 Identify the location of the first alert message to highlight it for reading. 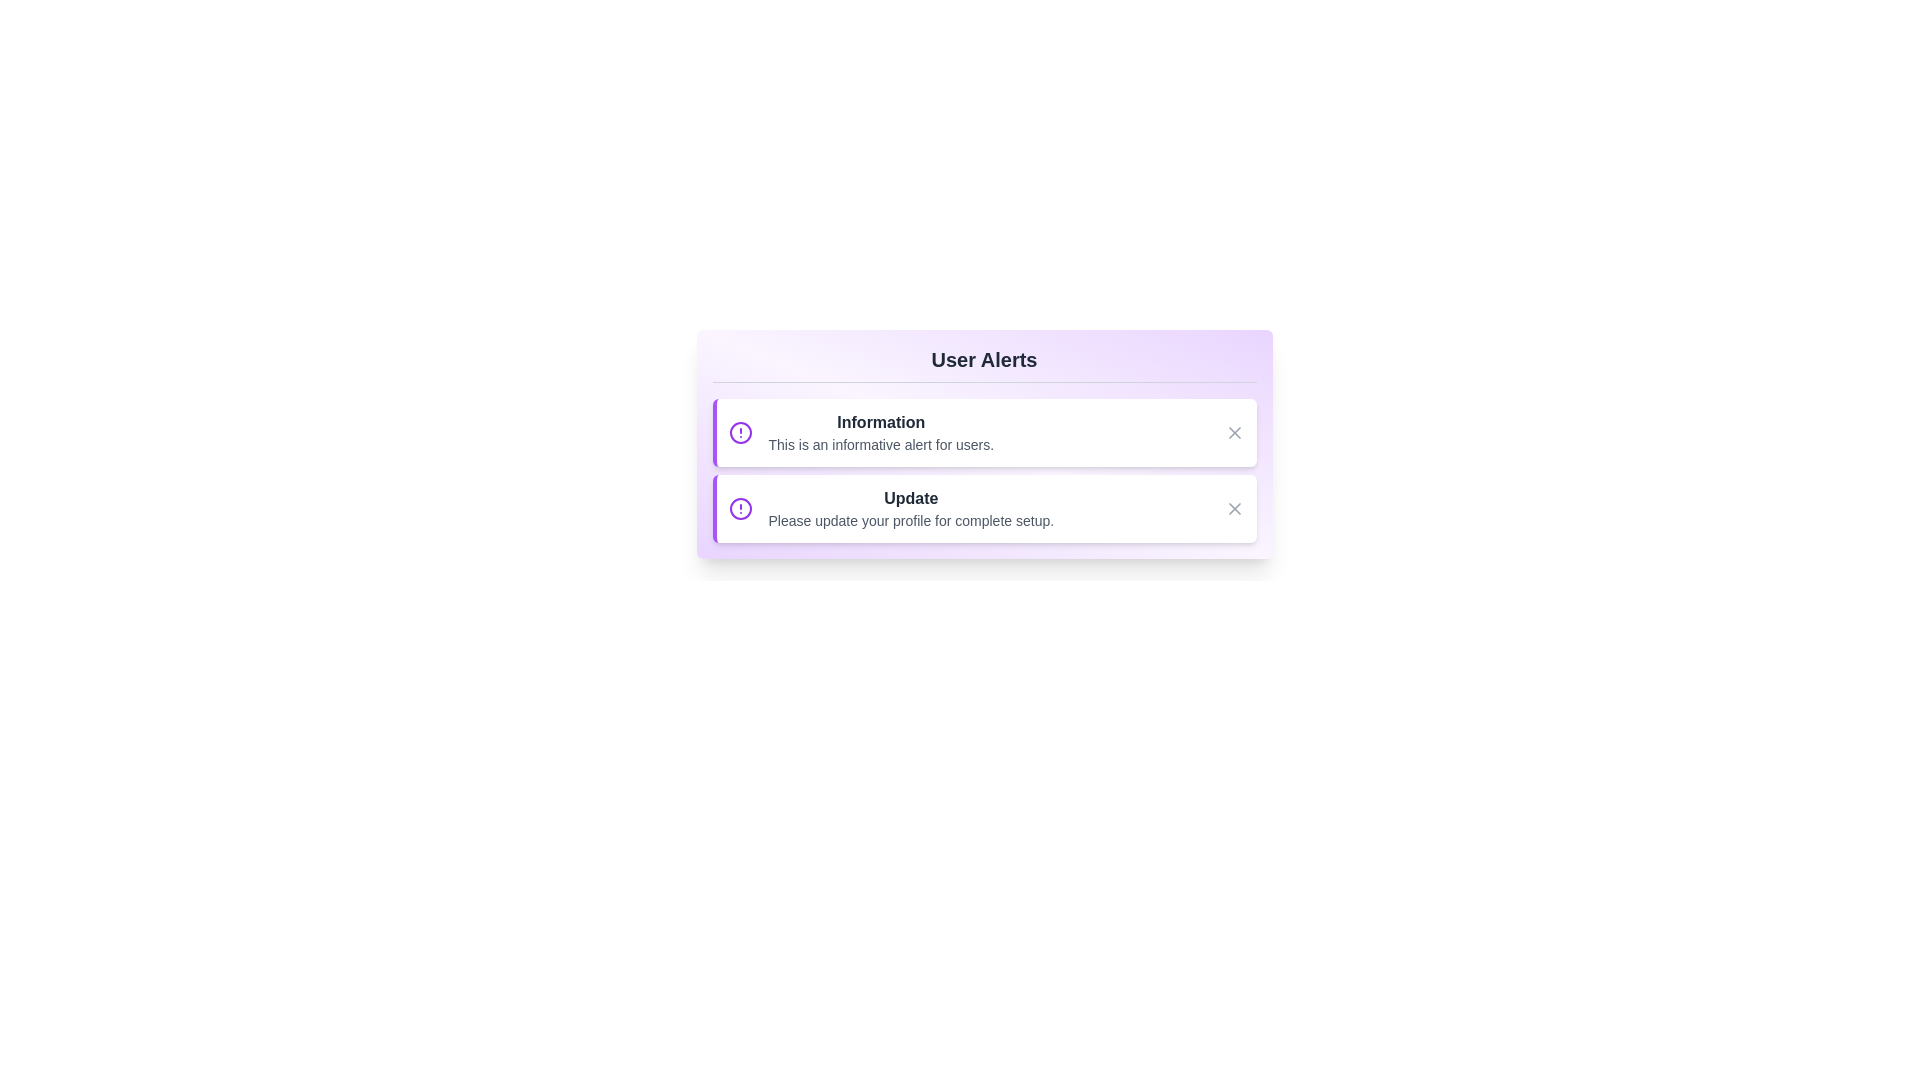
(984, 431).